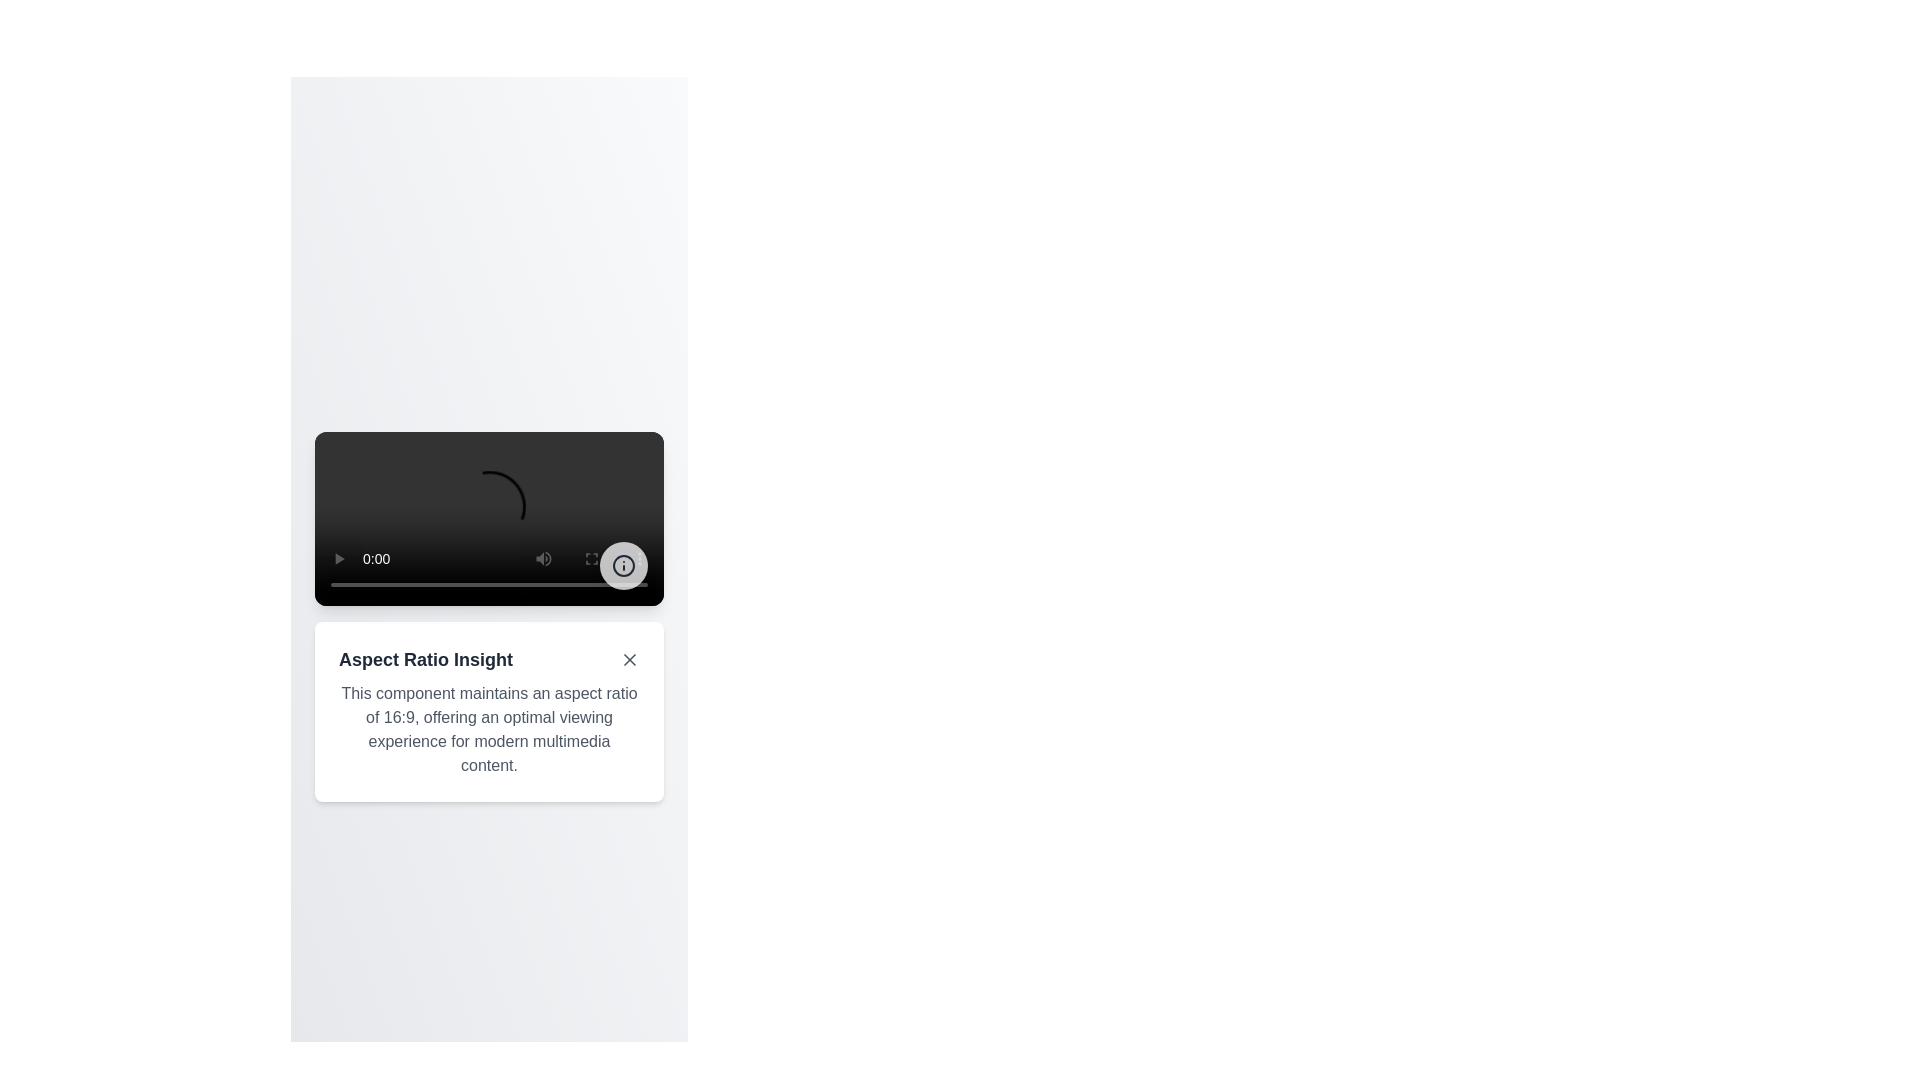 The width and height of the screenshot is (1920, 1080). I want to click on the seek bar of the Video Player Interface, which is centrally located above the 'Aspect Ratio Insight' card, so click(489, 518).